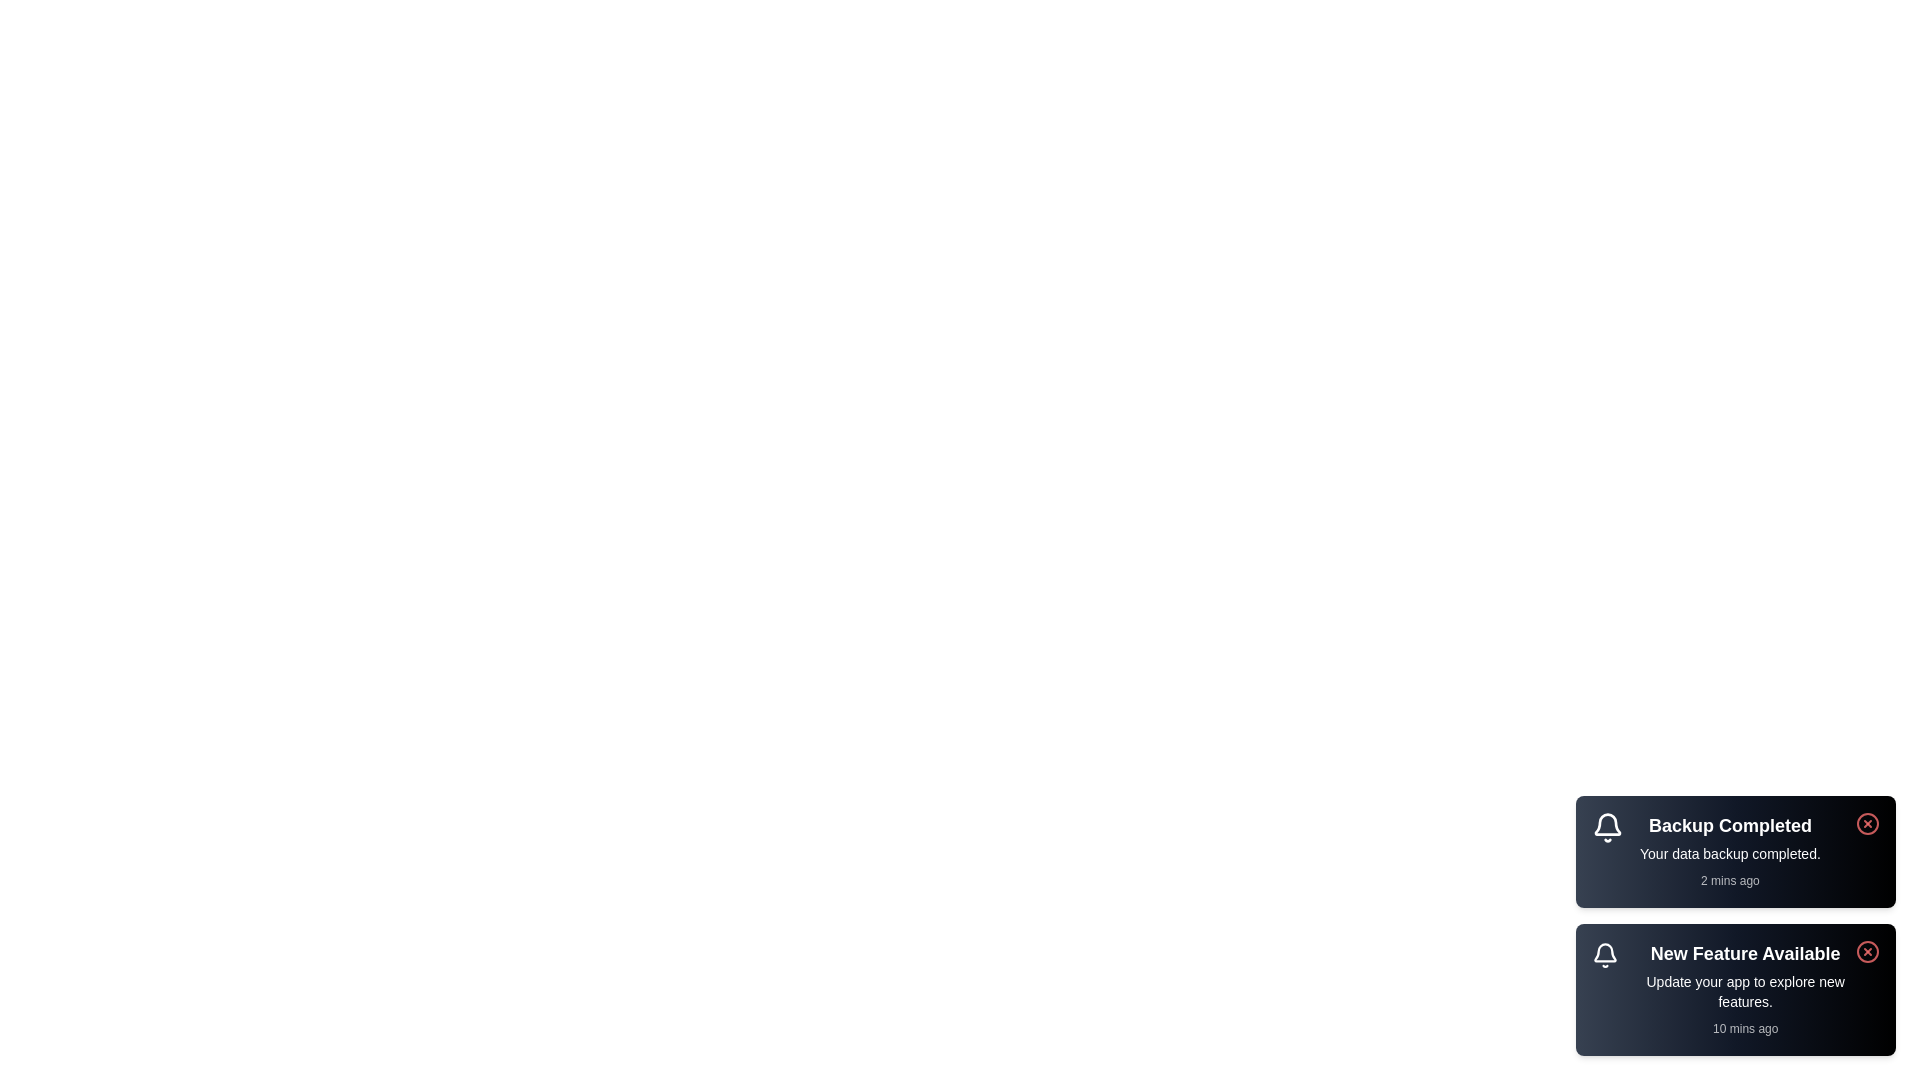  I want to click on the icon next to the snackbar message for Backup Completed, so click(1608, 828).